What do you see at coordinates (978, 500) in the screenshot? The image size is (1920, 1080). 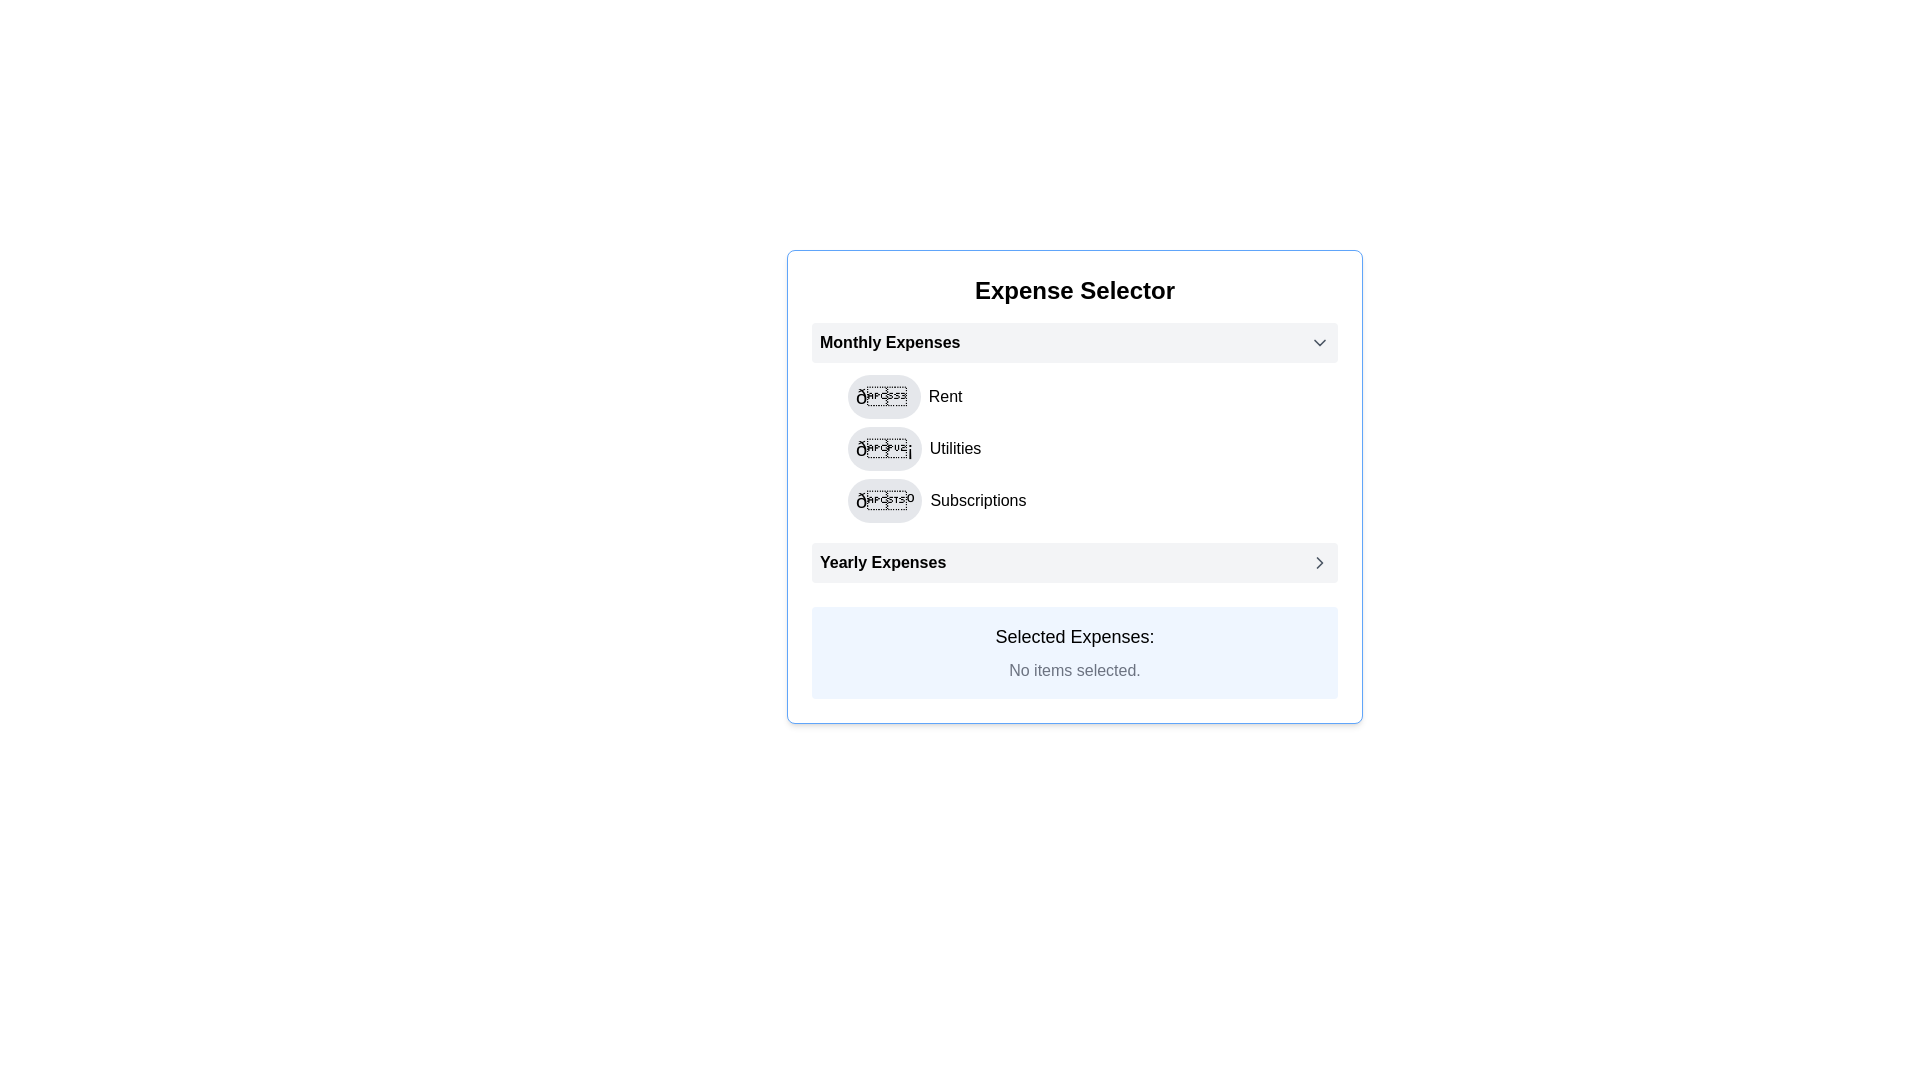 I see `the text label reading 'Subscriptions' which is styled in black text color and located in the 'Monthly Expenses' section, positioned after a decorative icon` at bounding box center [978, 500].